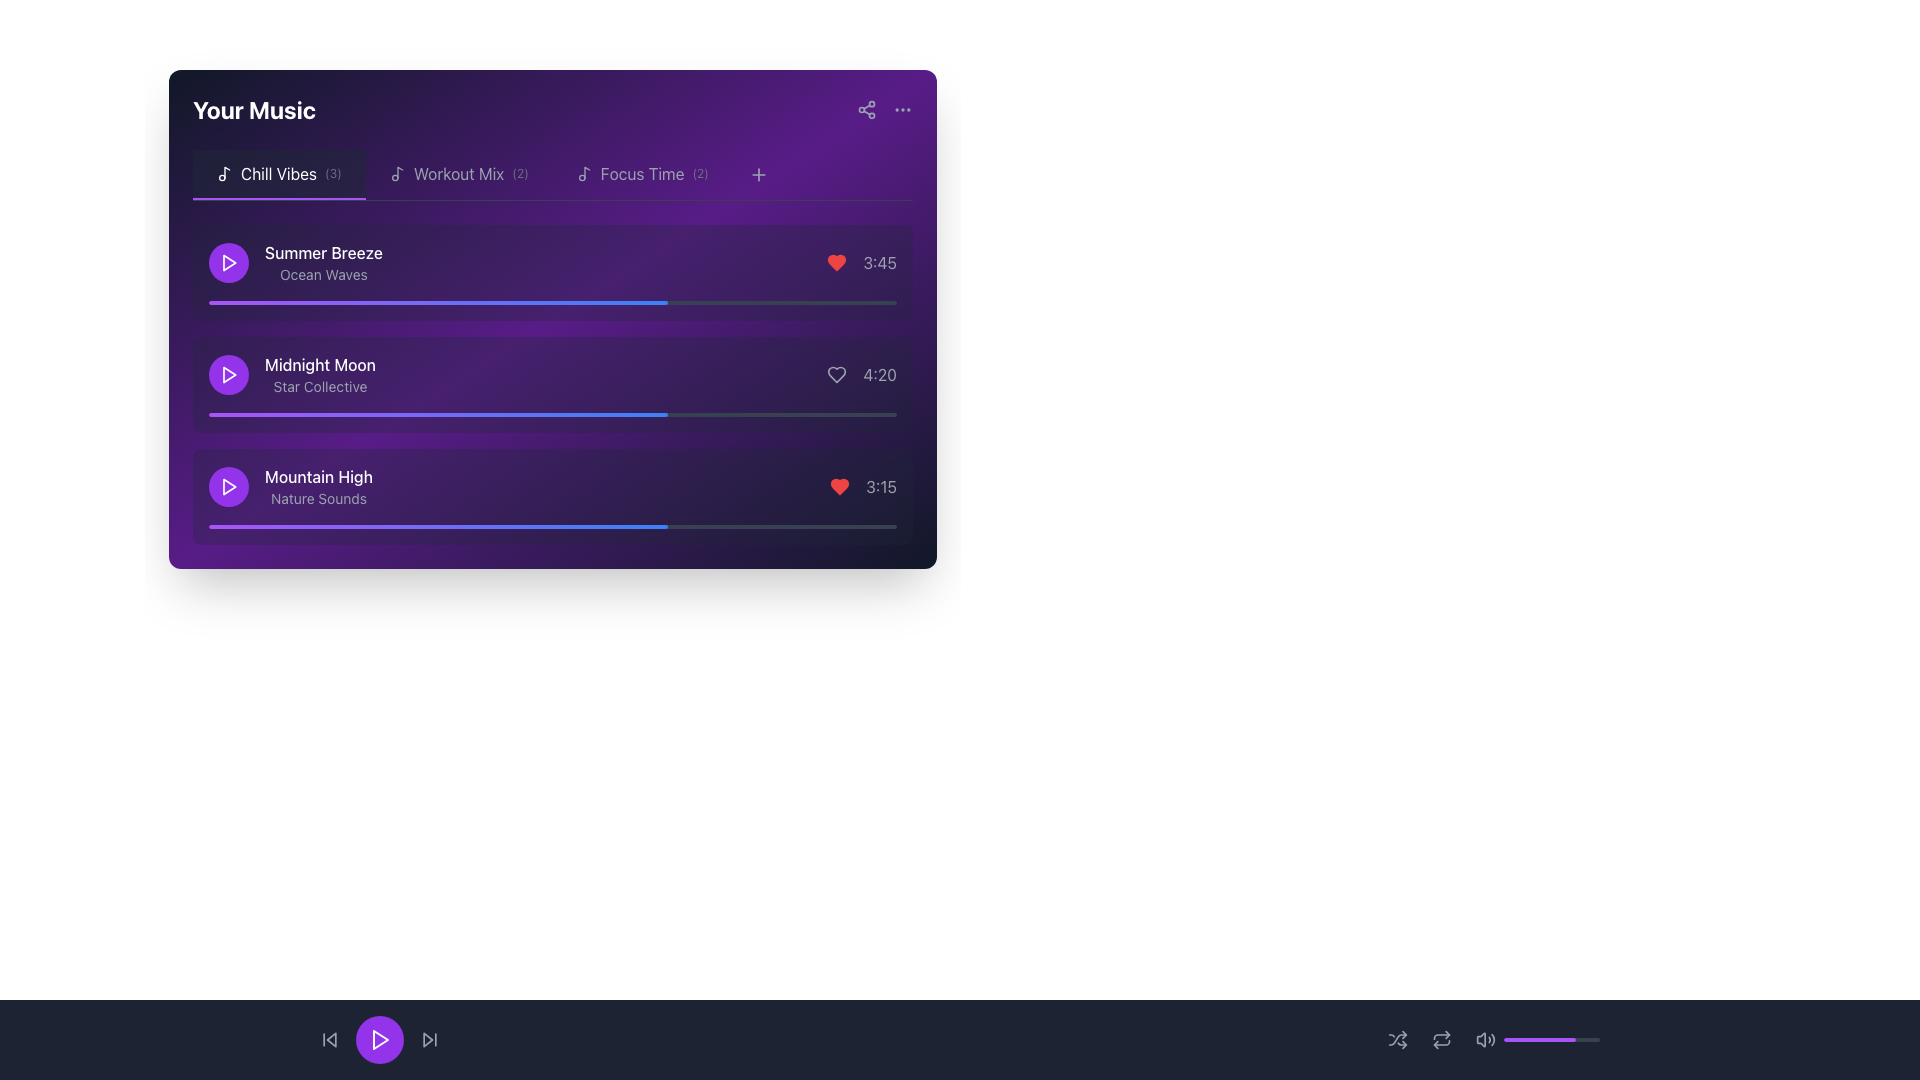 The height and width of the screenshot is (1080, 1920). I want to click on the second play button, which is a triangular play icon with a white outline on a purple circular background, located in the 'Your Music' interface below the 'Chill Vibes' tab next to the 'Midnight Moon' track to play the track, so click(229, 374).